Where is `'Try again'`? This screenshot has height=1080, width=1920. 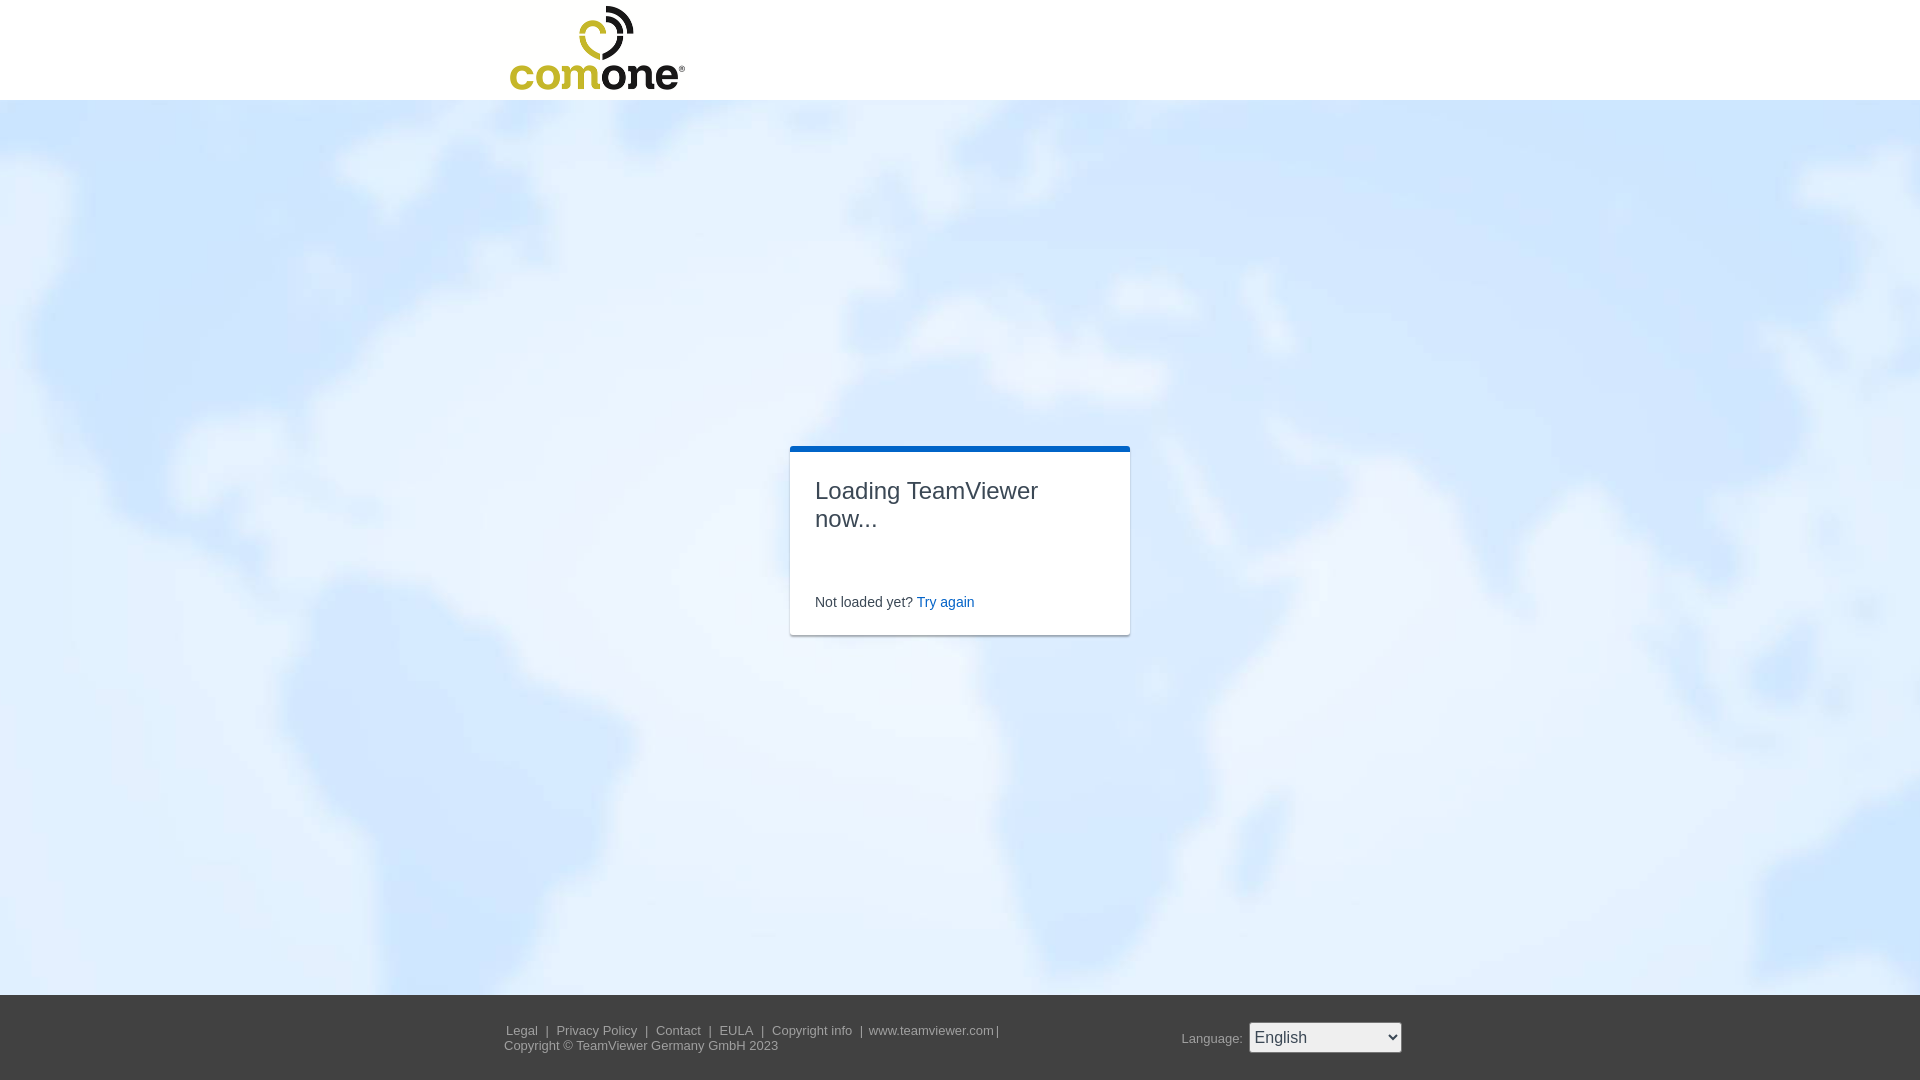
'Try again' is located at coordinates (944, 600).